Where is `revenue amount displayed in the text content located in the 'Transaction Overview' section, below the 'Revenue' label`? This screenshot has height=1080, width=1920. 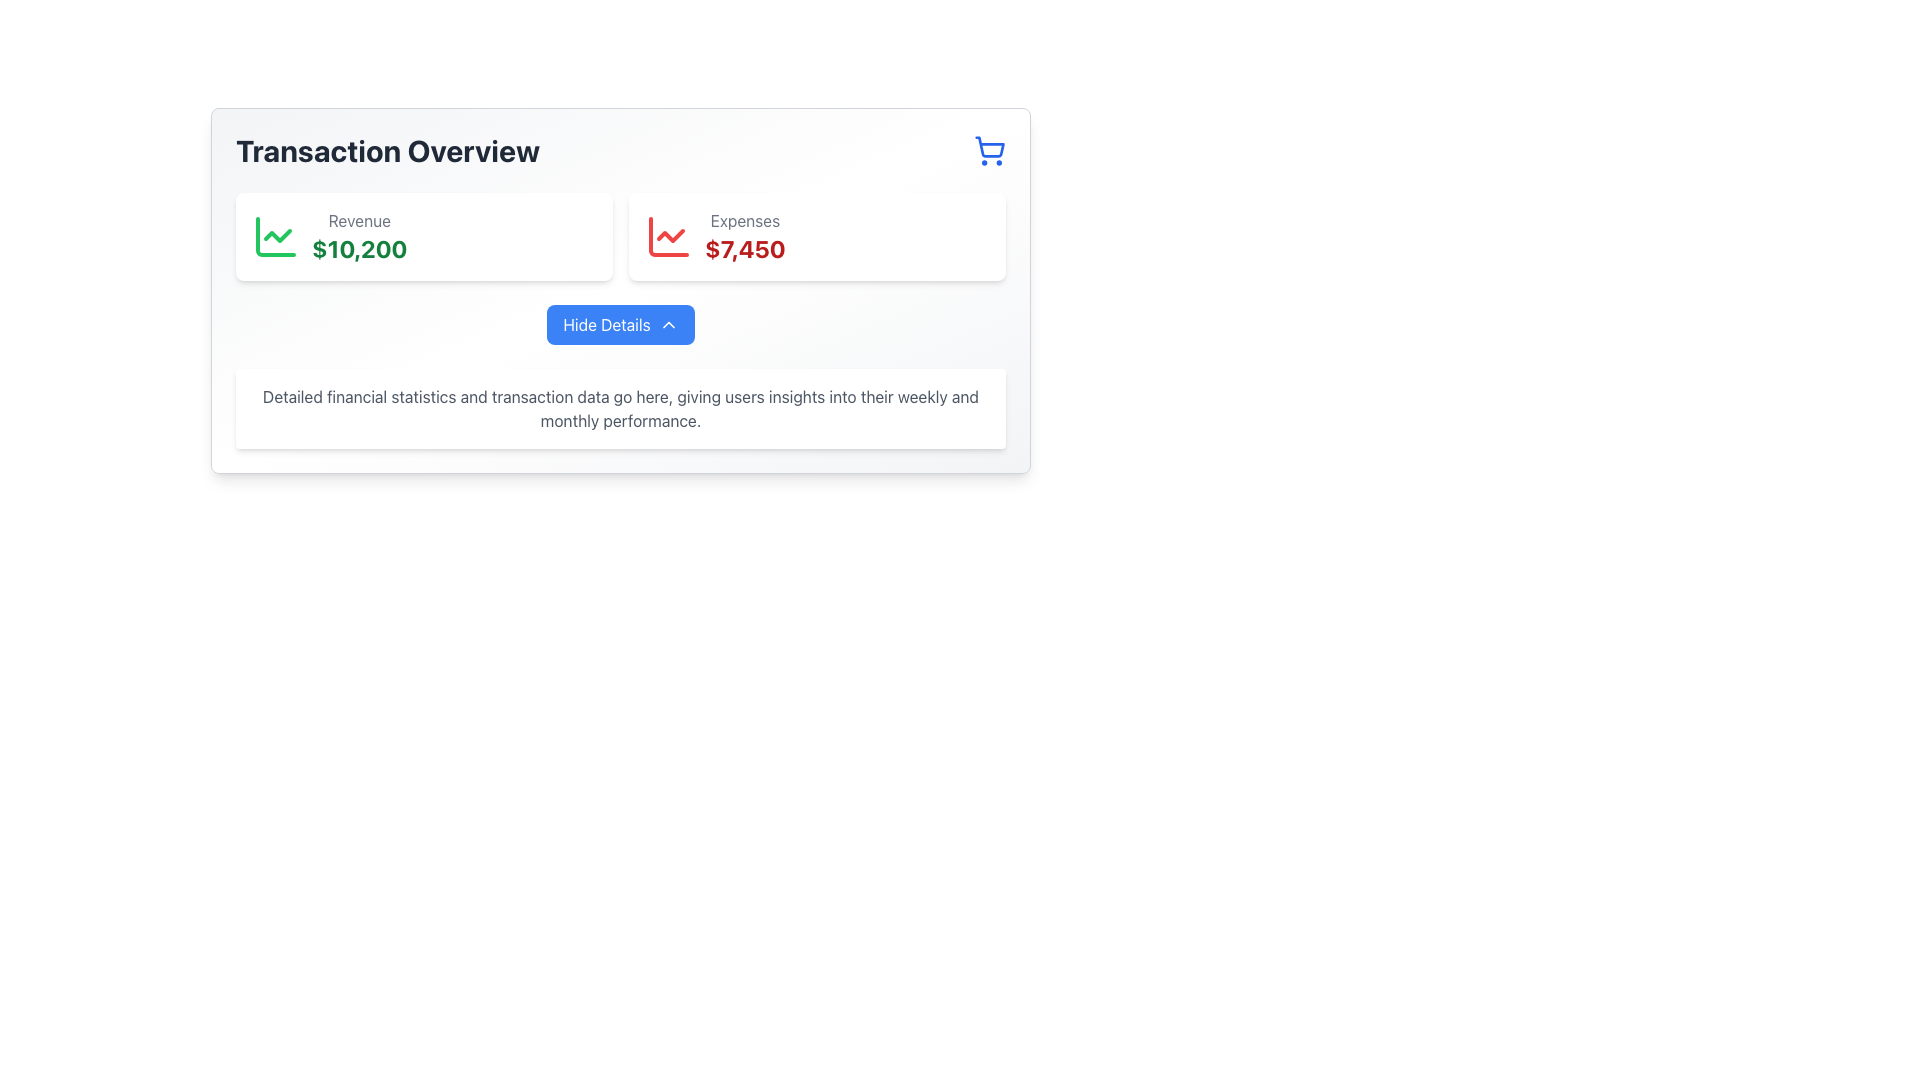 revenue amount displayed in the text content located in the 'Transaction Overview' section, below the 'Revenue' label is located at coordinates (359, 248).